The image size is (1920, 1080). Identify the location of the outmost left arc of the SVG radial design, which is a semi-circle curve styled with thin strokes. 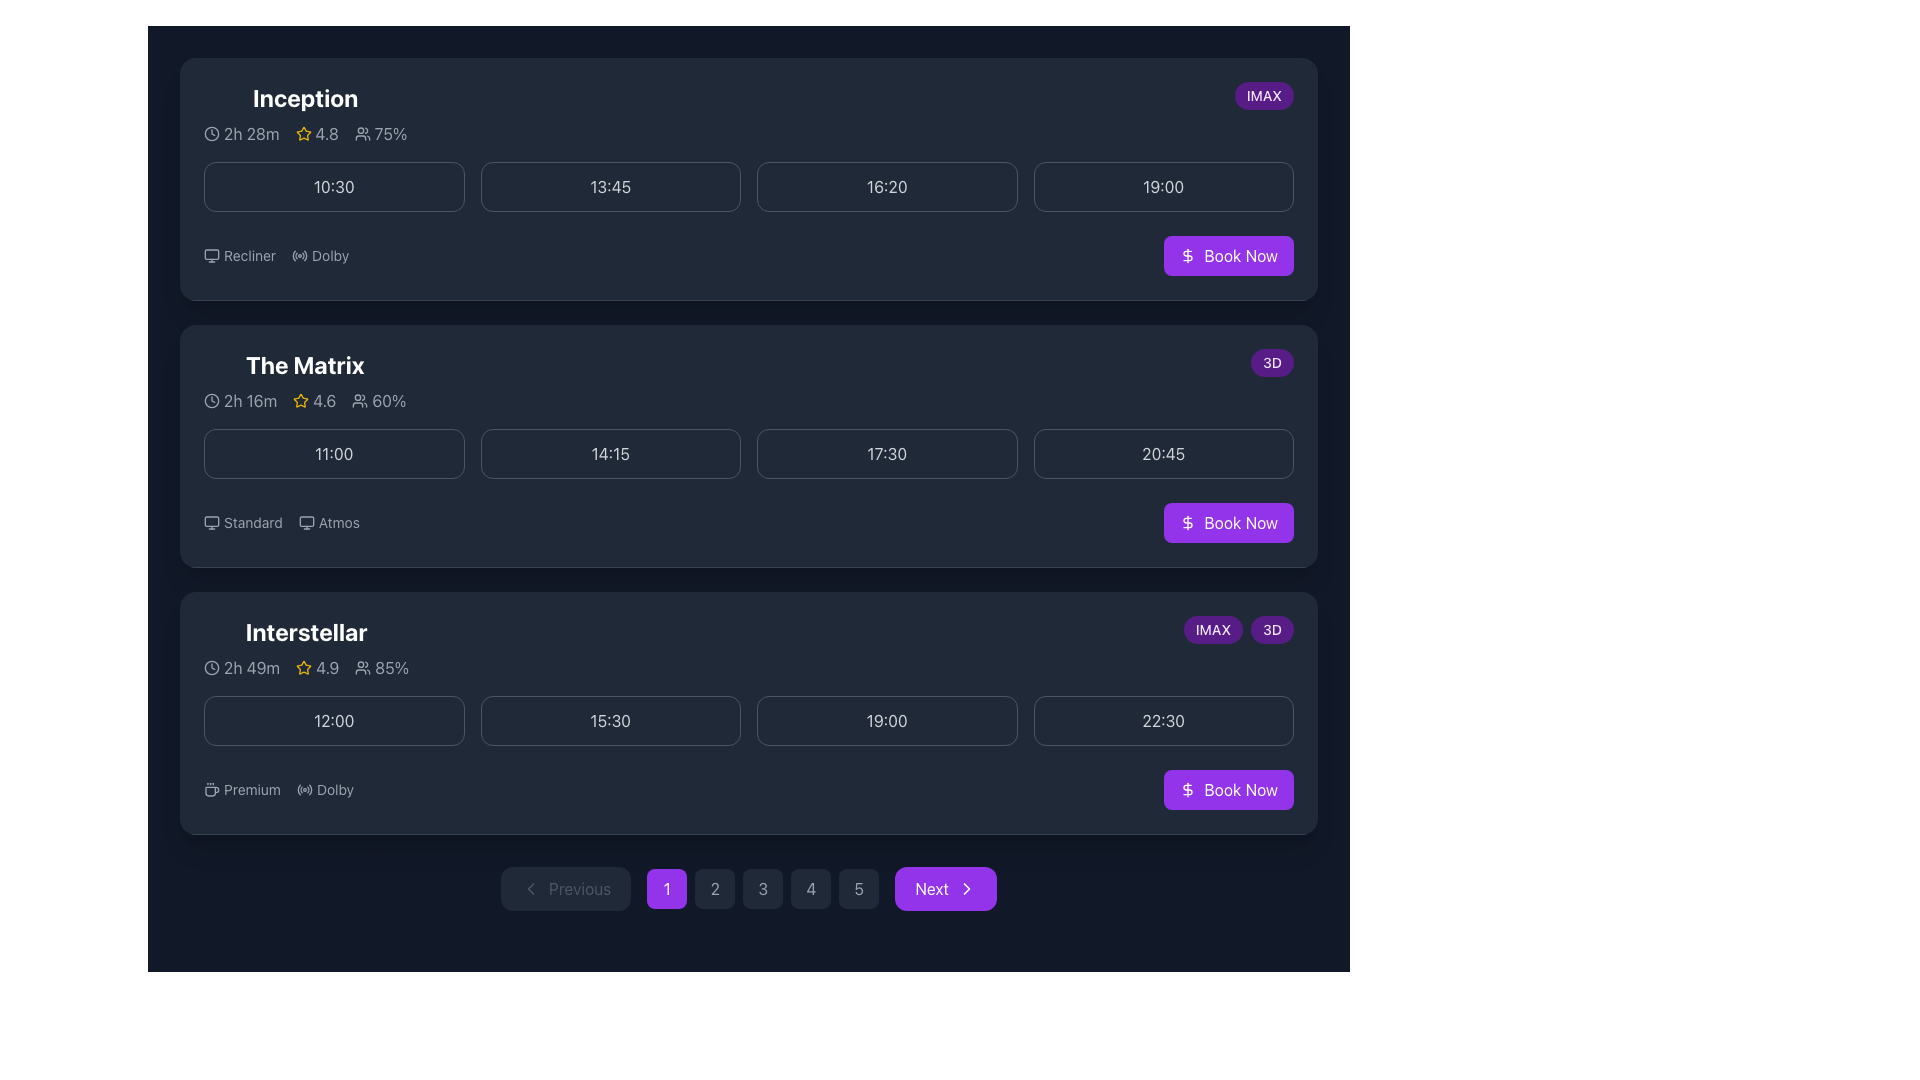
(293, 254).